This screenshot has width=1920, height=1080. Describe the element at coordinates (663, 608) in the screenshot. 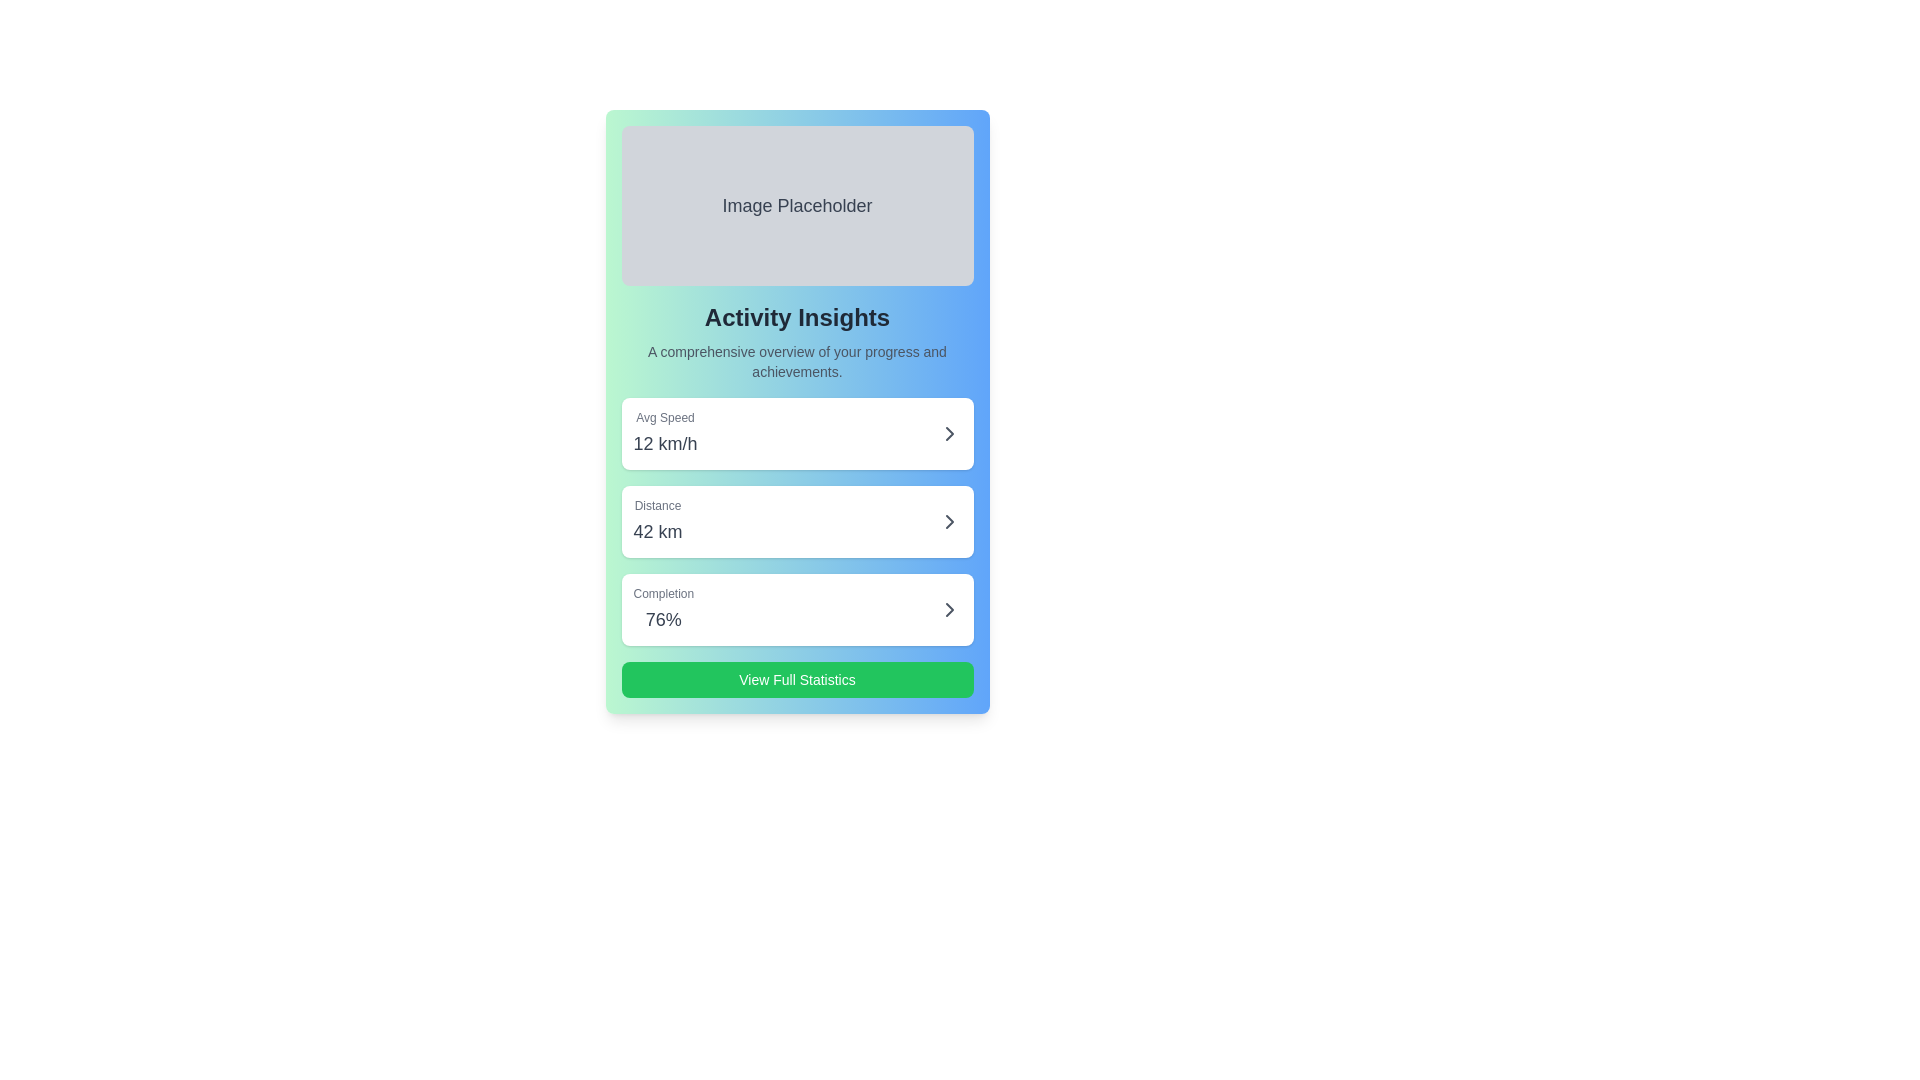

I see `percentage completion value from the informational text group displaying '76%' within the 'Activity Insights' section` at that location.